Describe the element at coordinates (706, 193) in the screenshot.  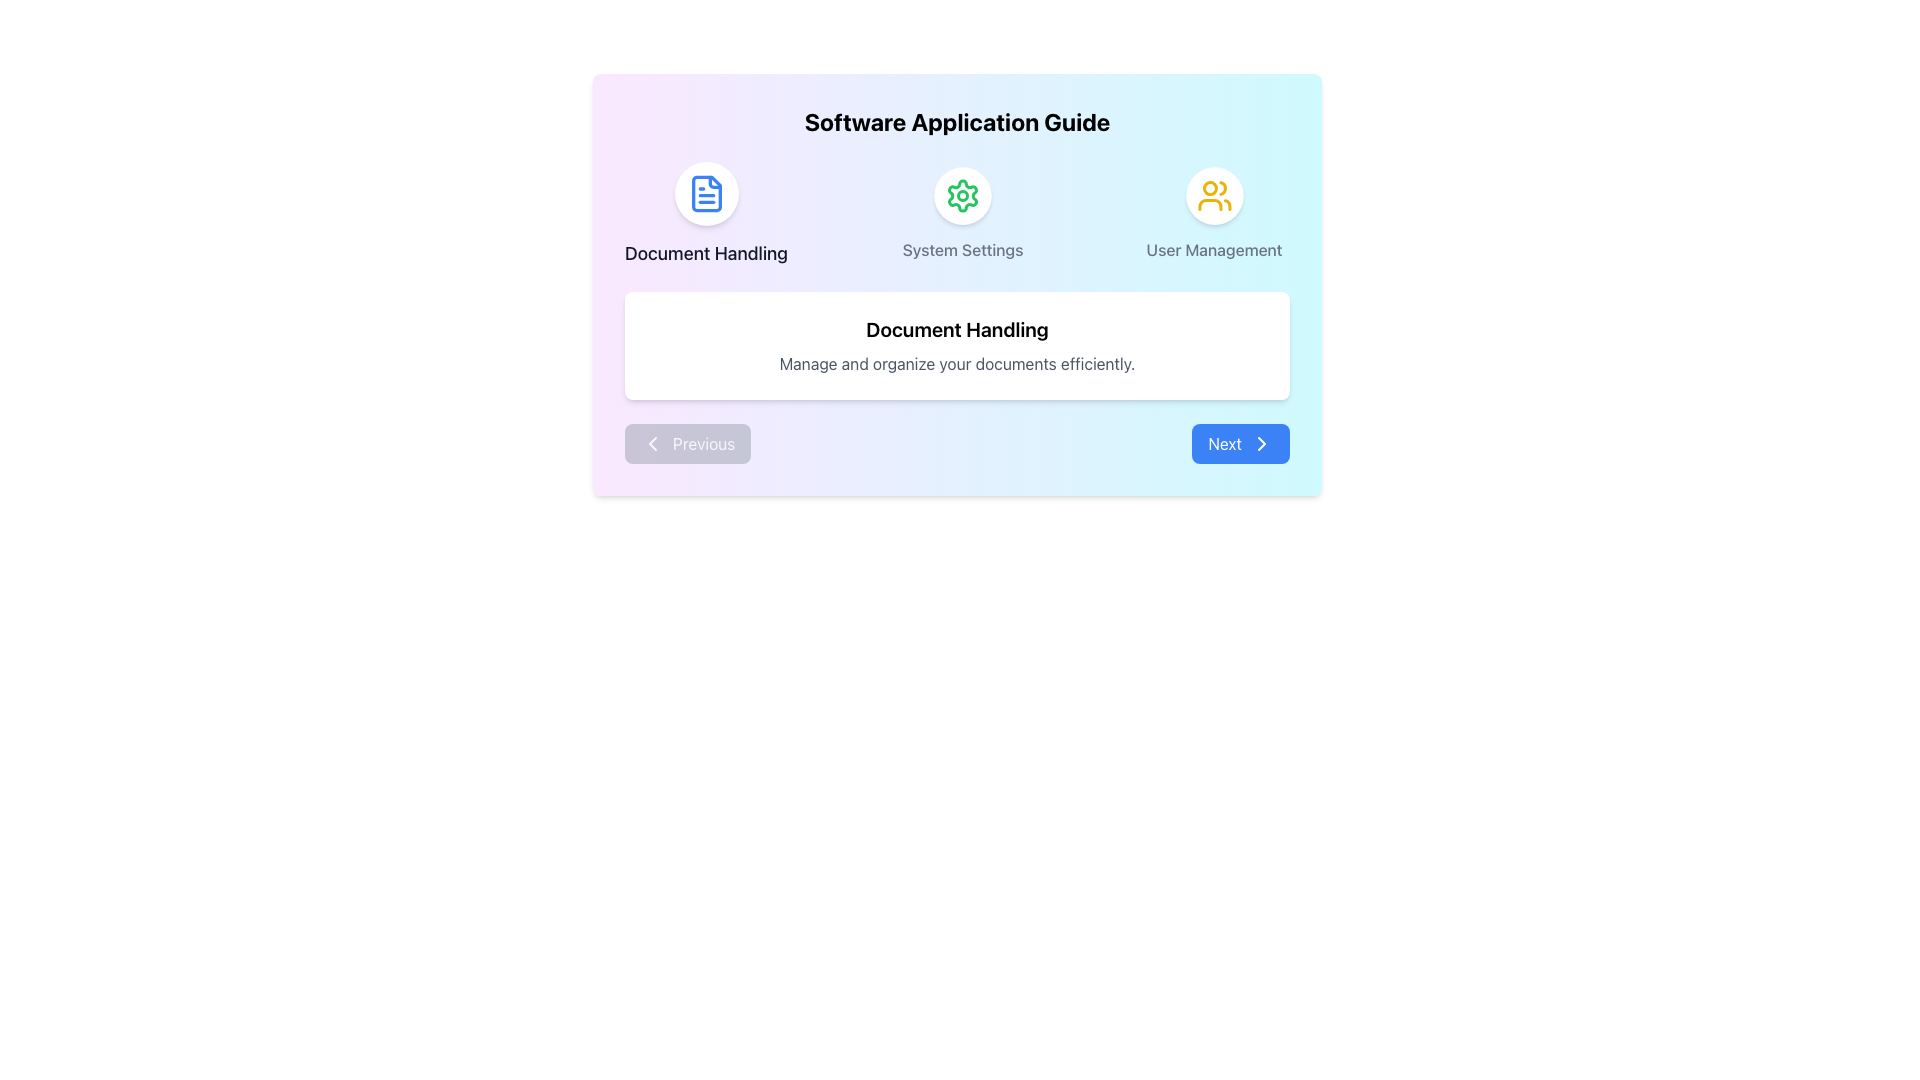
I see `the blue document icon with text lines and a folded corner, which is located in the top-left section of the interface above the 'Document Handling' text` at that location.